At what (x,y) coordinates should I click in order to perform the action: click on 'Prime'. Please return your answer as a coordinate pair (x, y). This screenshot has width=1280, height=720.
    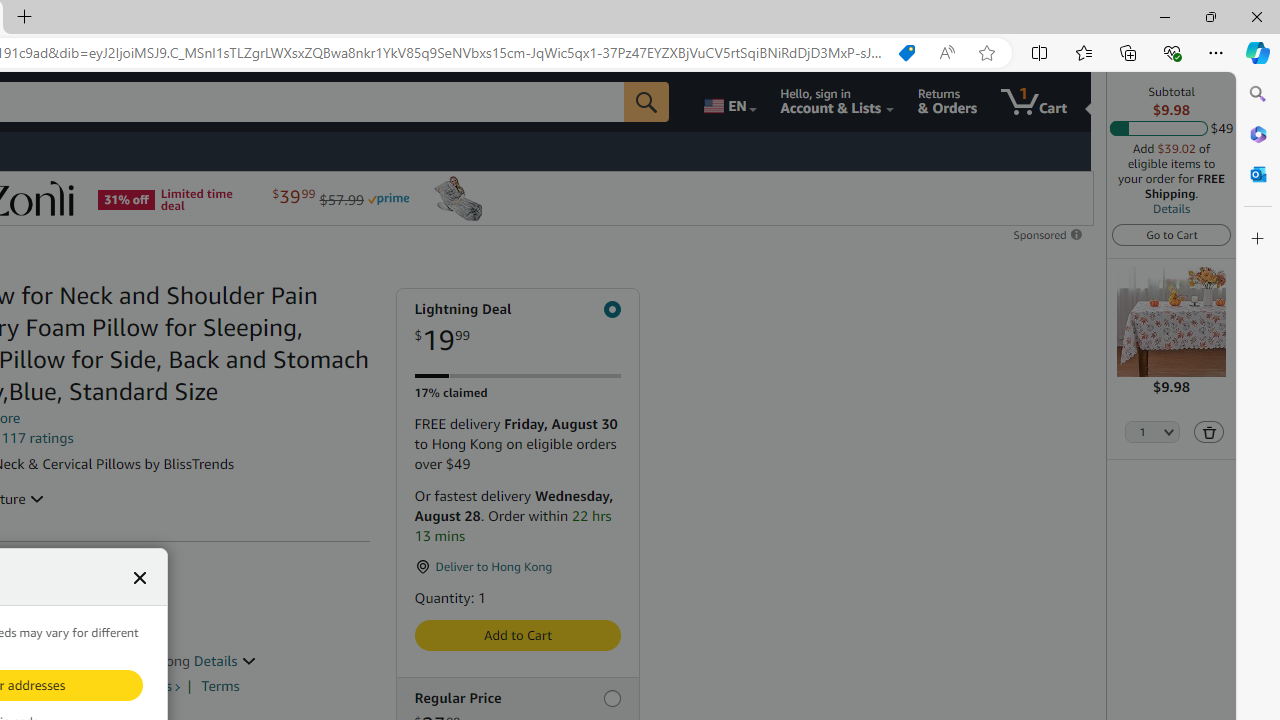
    Looking at the image, I should click on (388, 199).